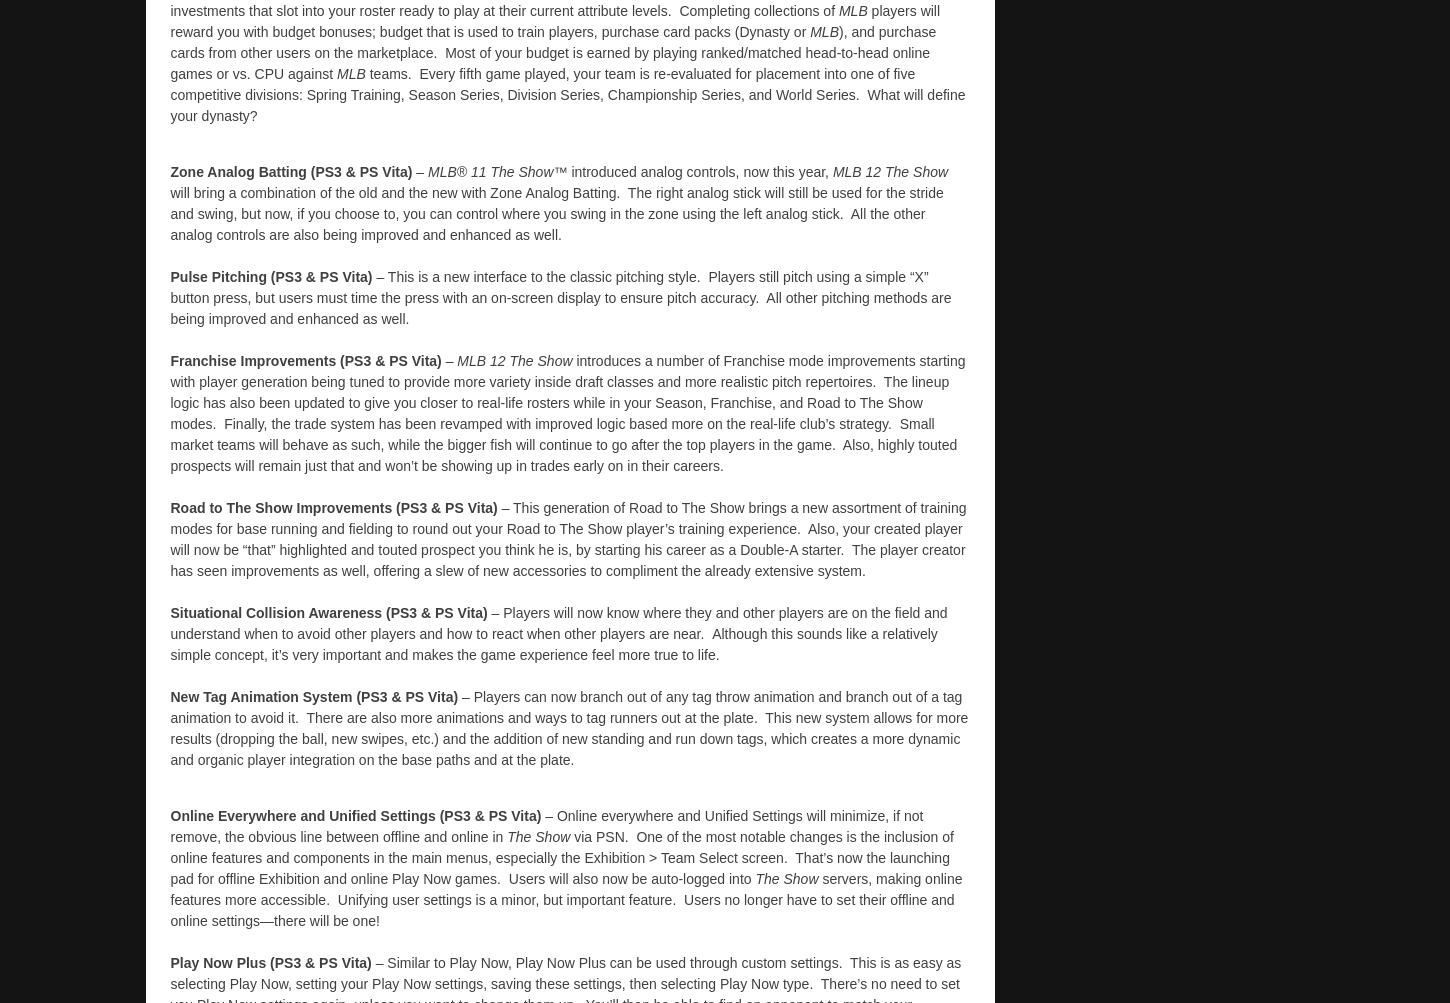  Describe the element at coordinates (558, 622) in the screenshot. I see `'– Players will now know where they and other players are on the field and understand when to avoid other players and how to react when other players are near.'` at that location.